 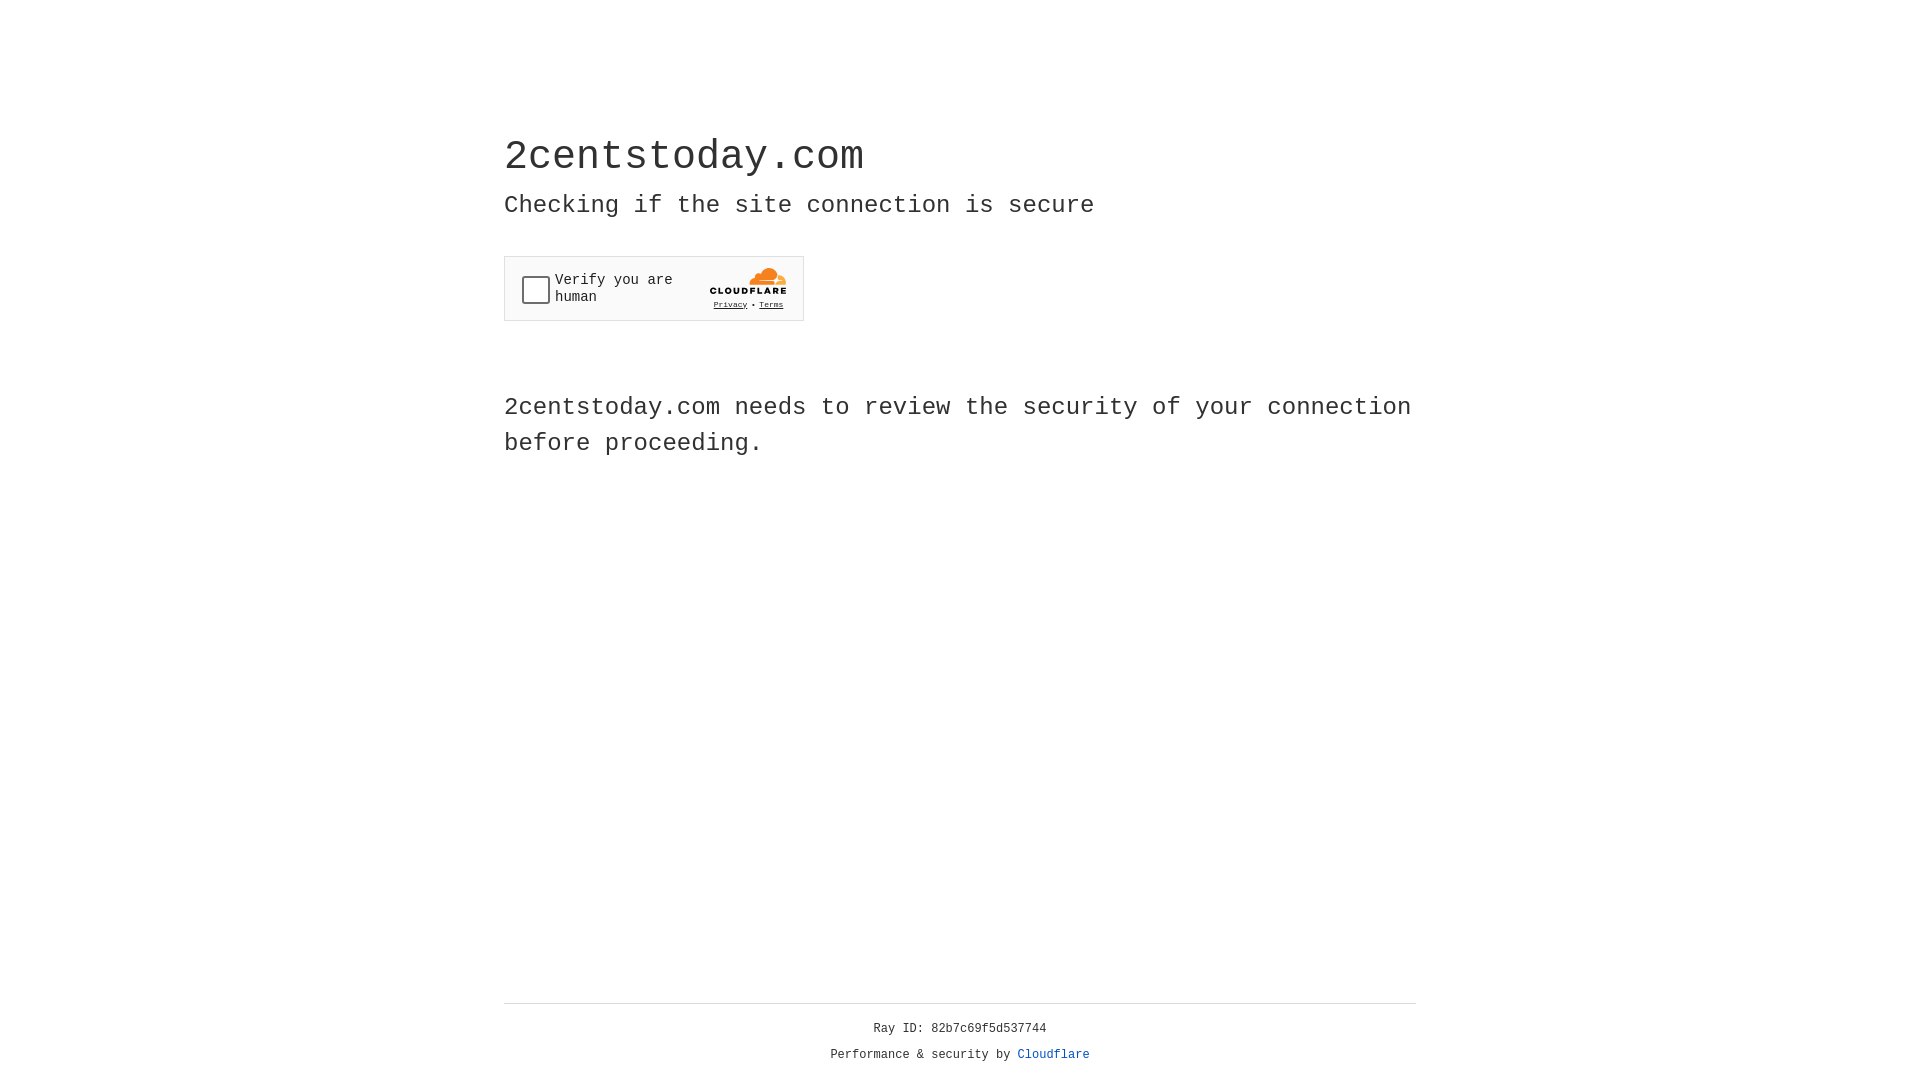 What do you see at coordinates (653, 288) in the screenshot?
I see `'Widget containing a Cloudflare security challenge'` at bounding box center [653, 288].